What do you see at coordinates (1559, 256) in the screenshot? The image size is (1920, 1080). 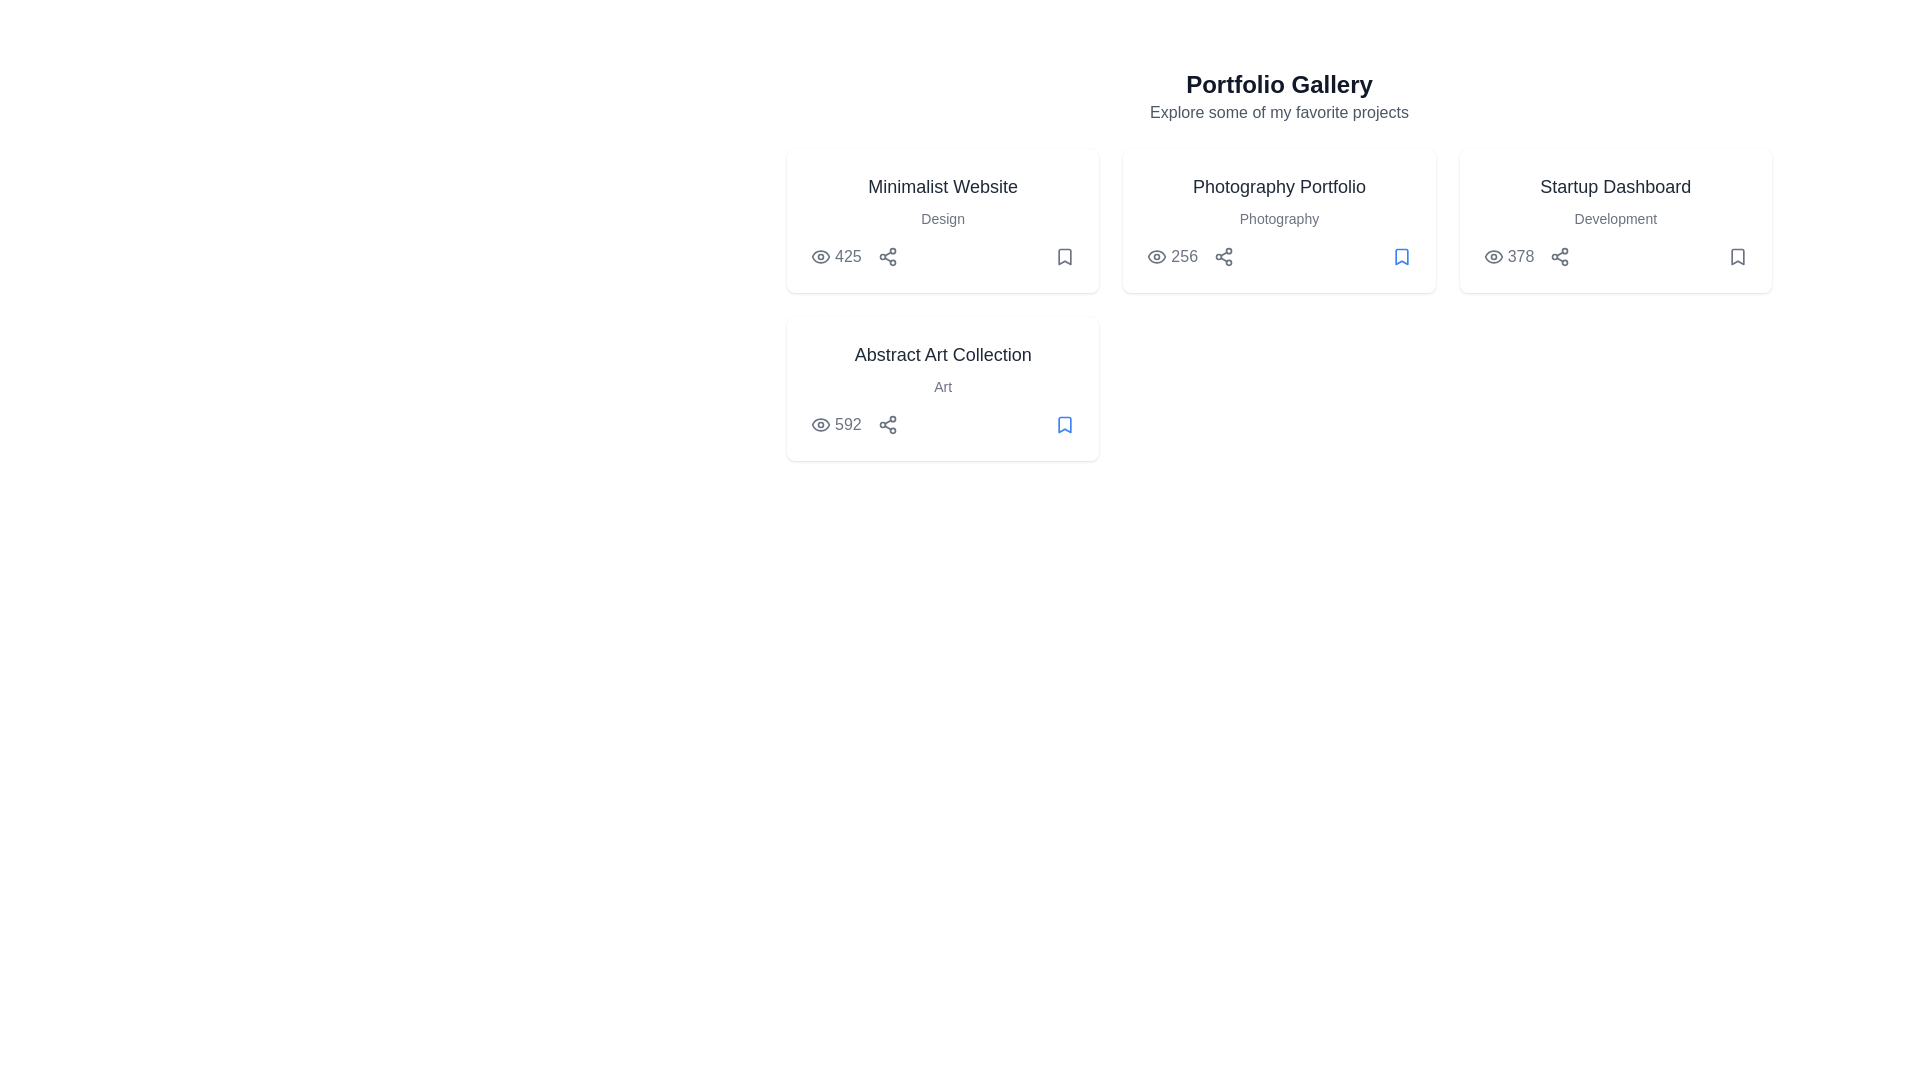 I see `the share icon represented by three connected circles in a triangular arrangement, located in the top-right section of the 'Portfolio Gallery' for the 'Startup Dashboard', to share content` at bounding box center [1559, 256].